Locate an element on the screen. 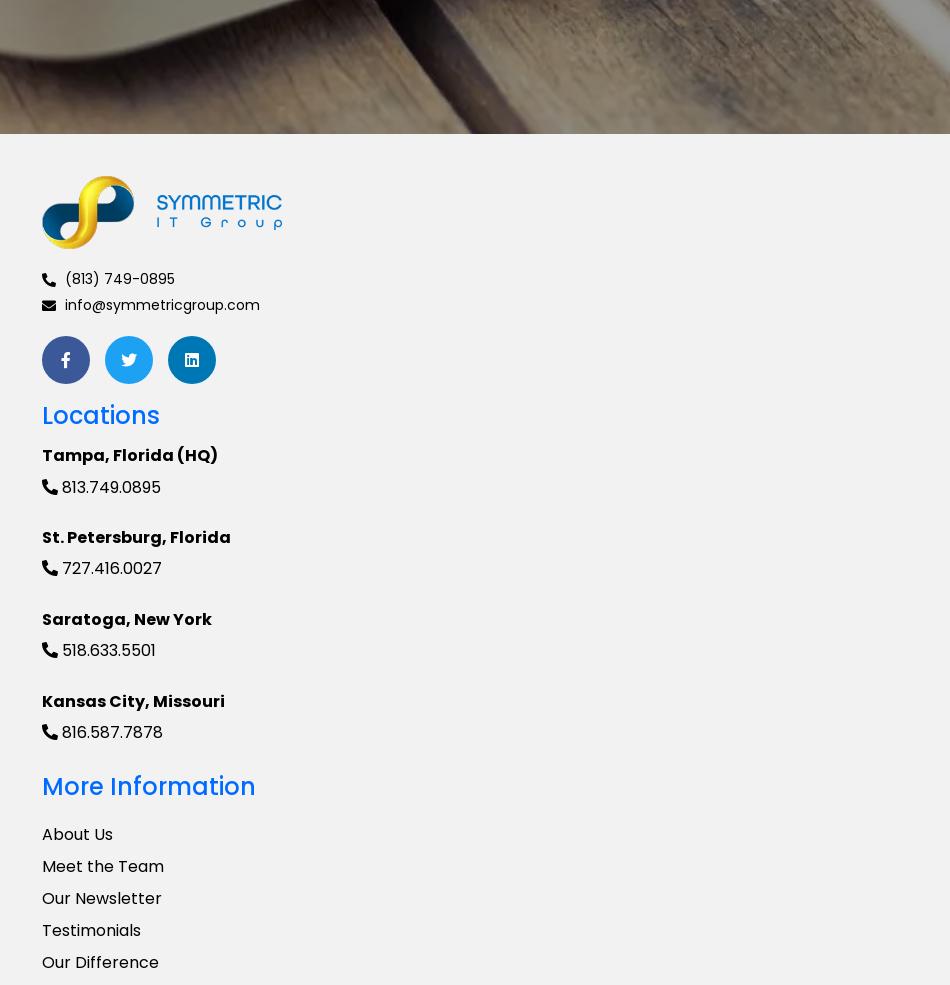 The height and width of the screenshot is (985, 950). 'Our Difference' is located at coordinates (100, 962).